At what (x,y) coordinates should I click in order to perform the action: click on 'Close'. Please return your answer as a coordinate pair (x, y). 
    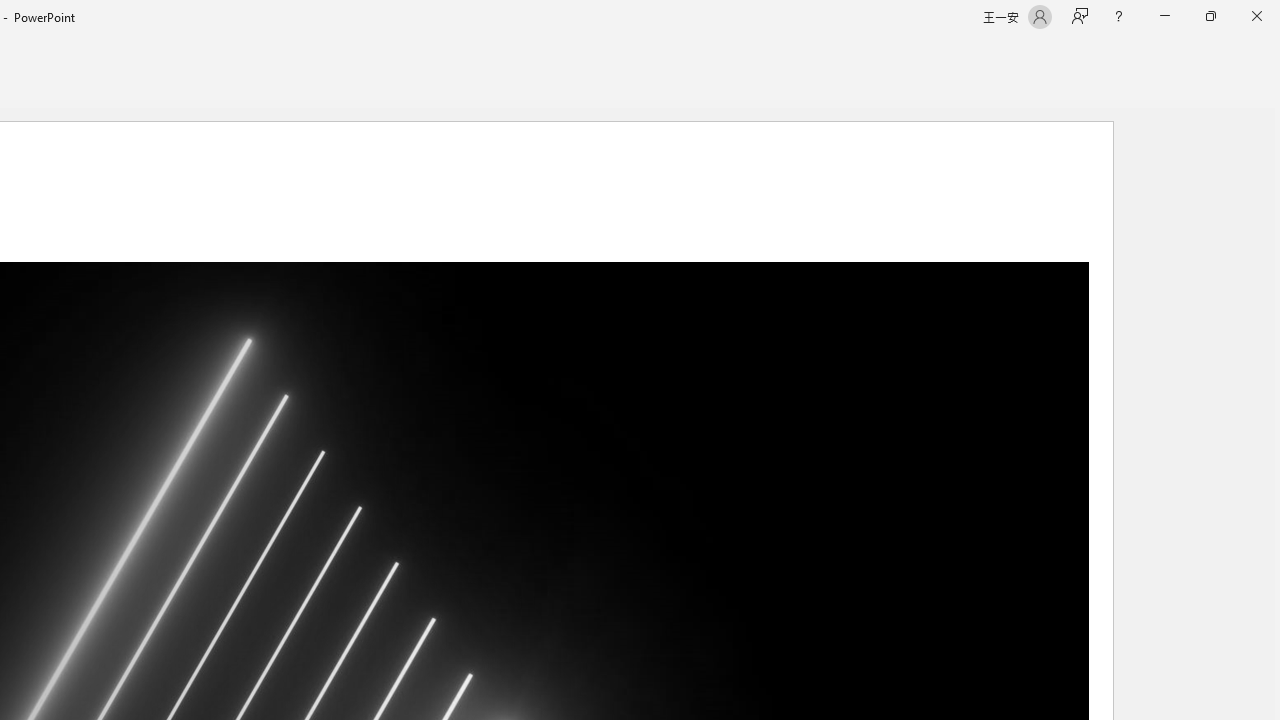
    Looking at the image, I should click on (1255, 16).